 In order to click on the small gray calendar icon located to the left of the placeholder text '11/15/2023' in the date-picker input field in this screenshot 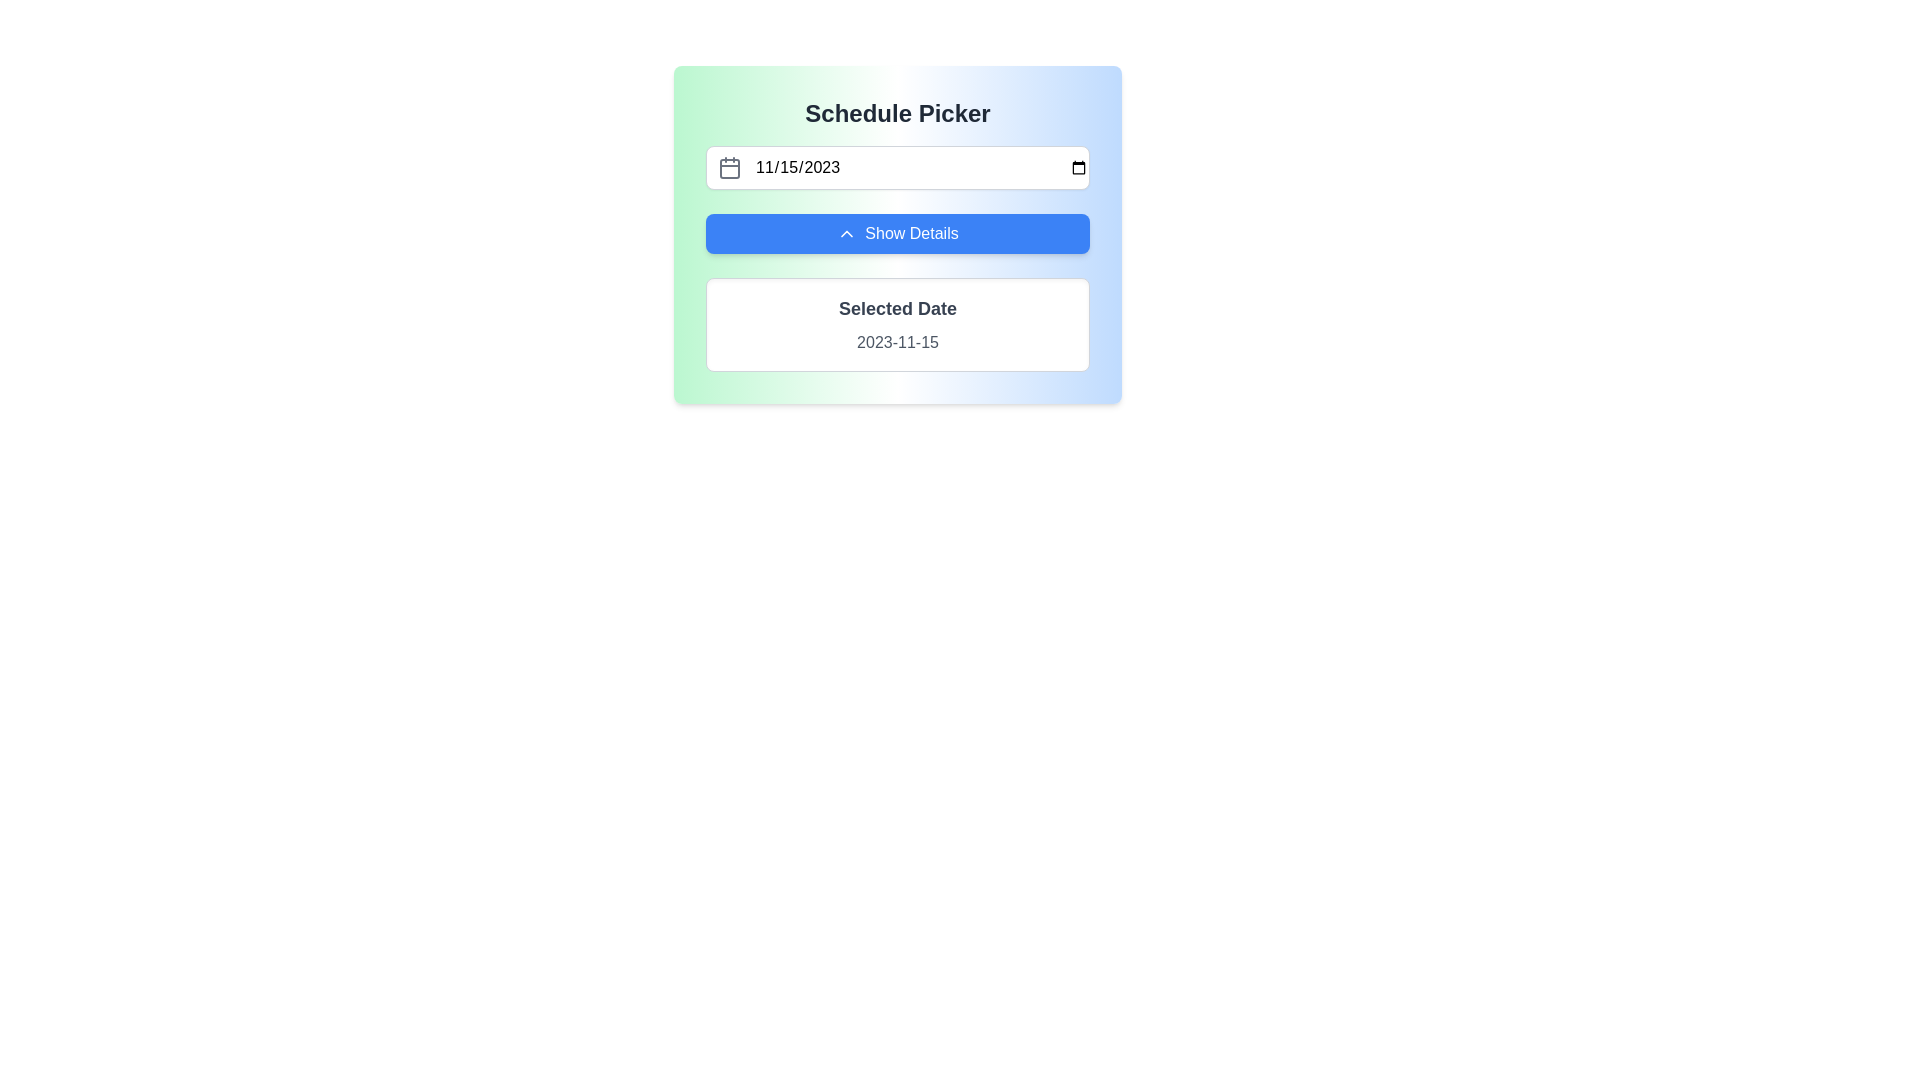, I will do `click(728, 167)`.